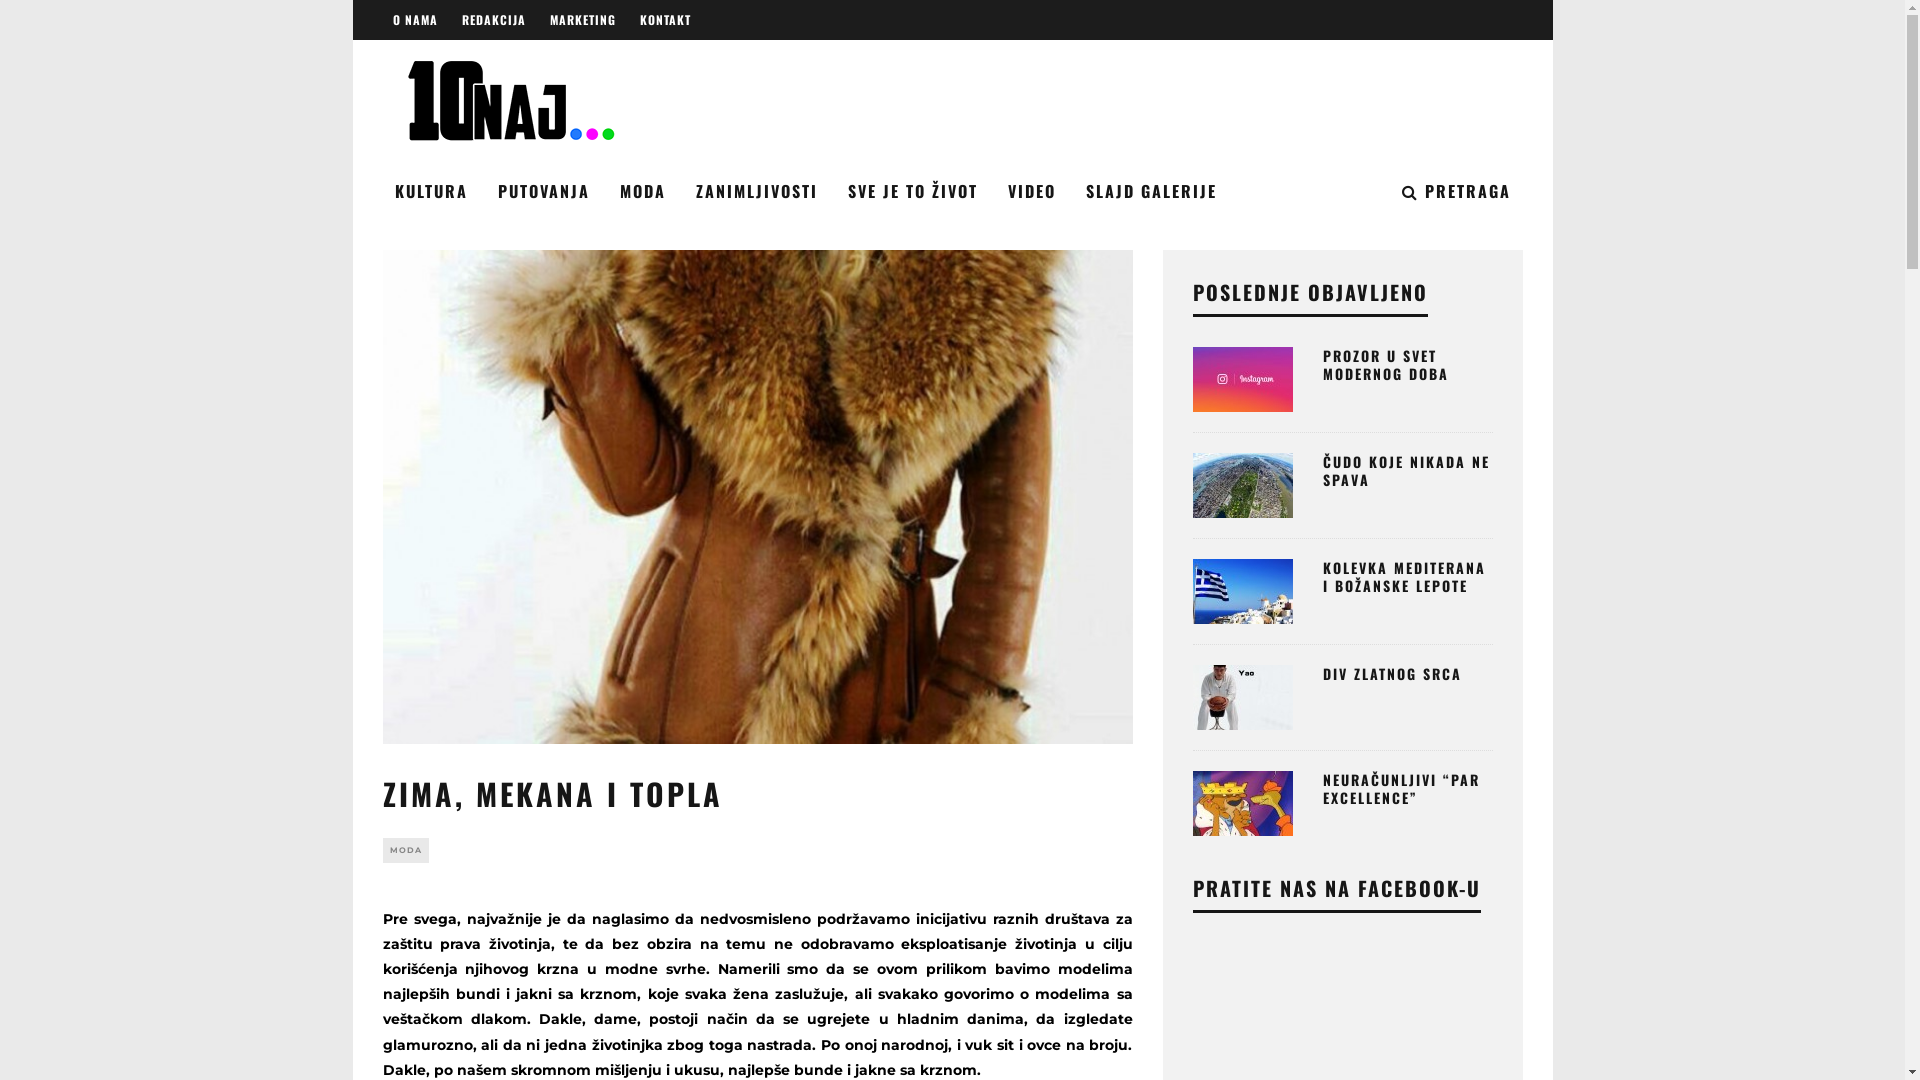 The height and width of the screenshot is (1080, 1920). I want to click on 'VIDEO', so click(996, 191).